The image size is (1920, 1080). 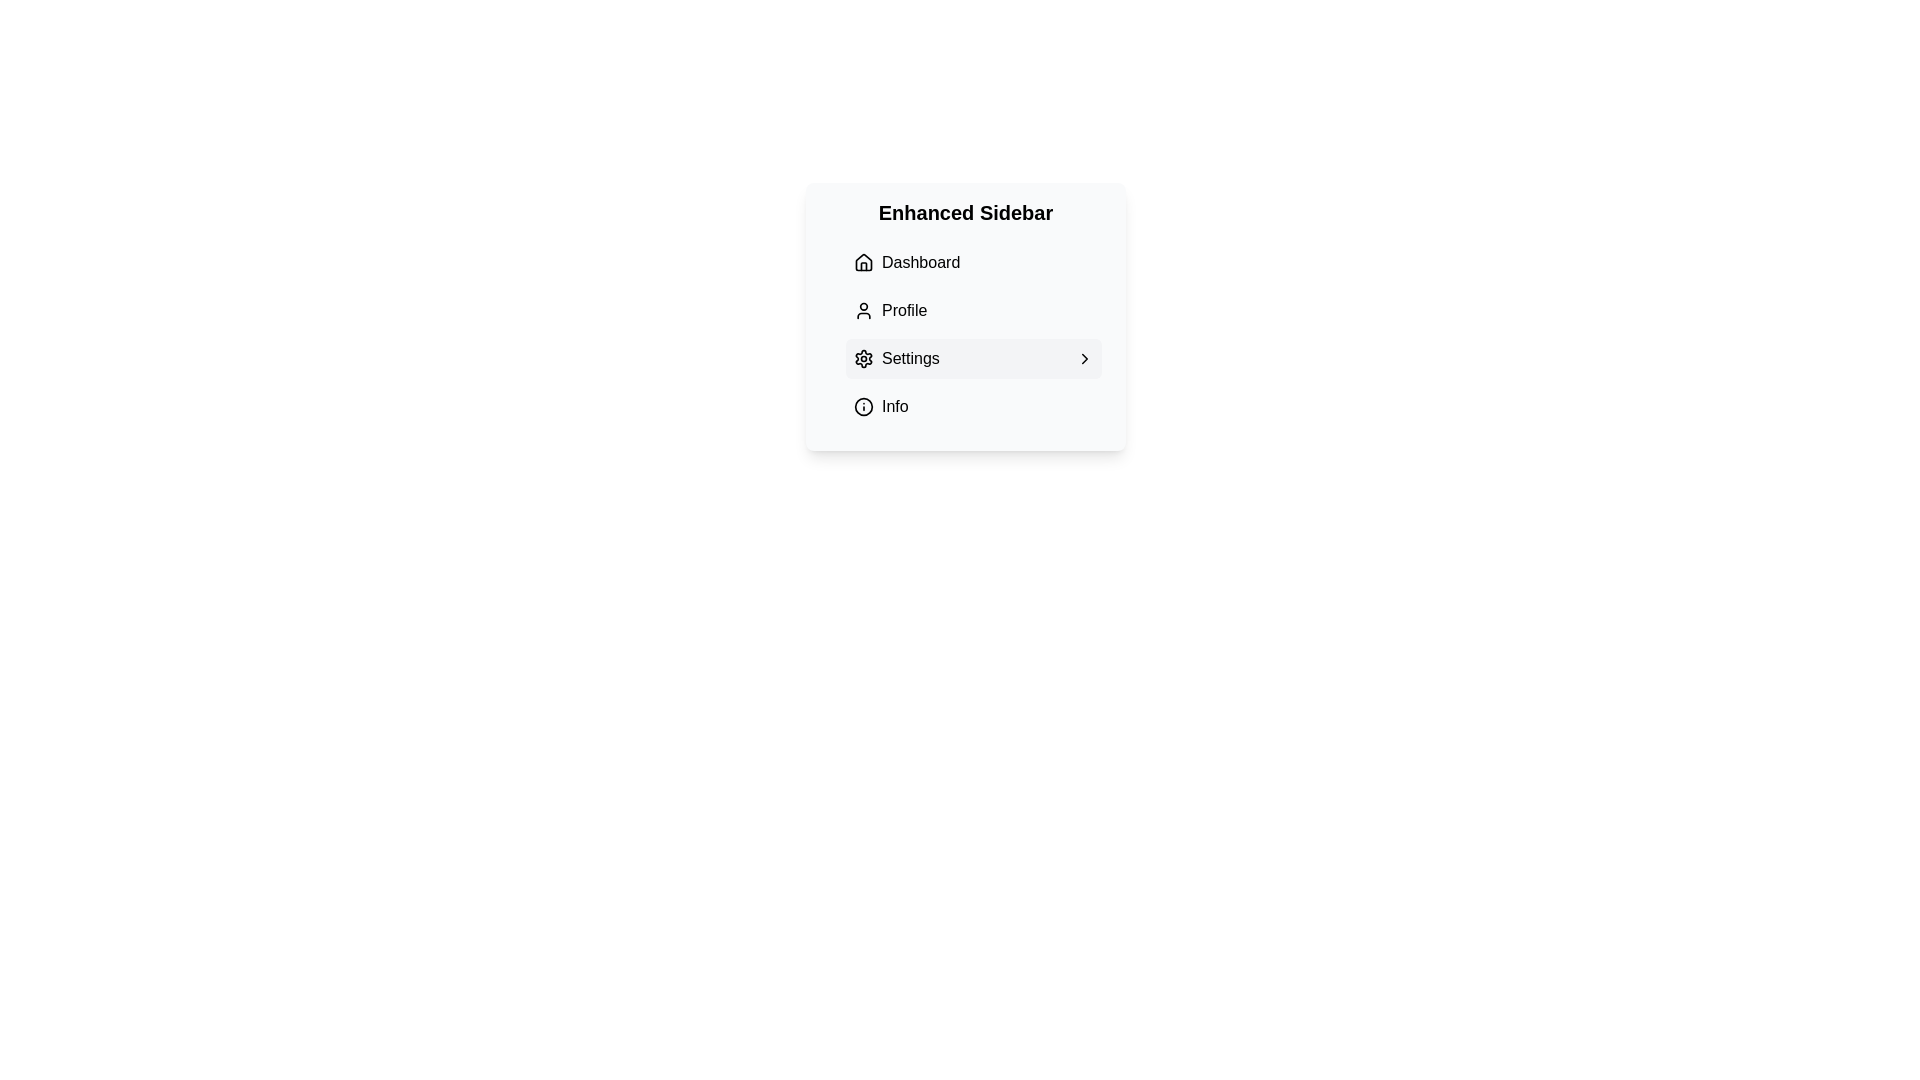 What do you see at coordinates (864, 406) in the screenshot?
I see `the 'Info' icon located in the bottom entry of the 'Enhanced Sidebar'` at bounding box center [864, 406].